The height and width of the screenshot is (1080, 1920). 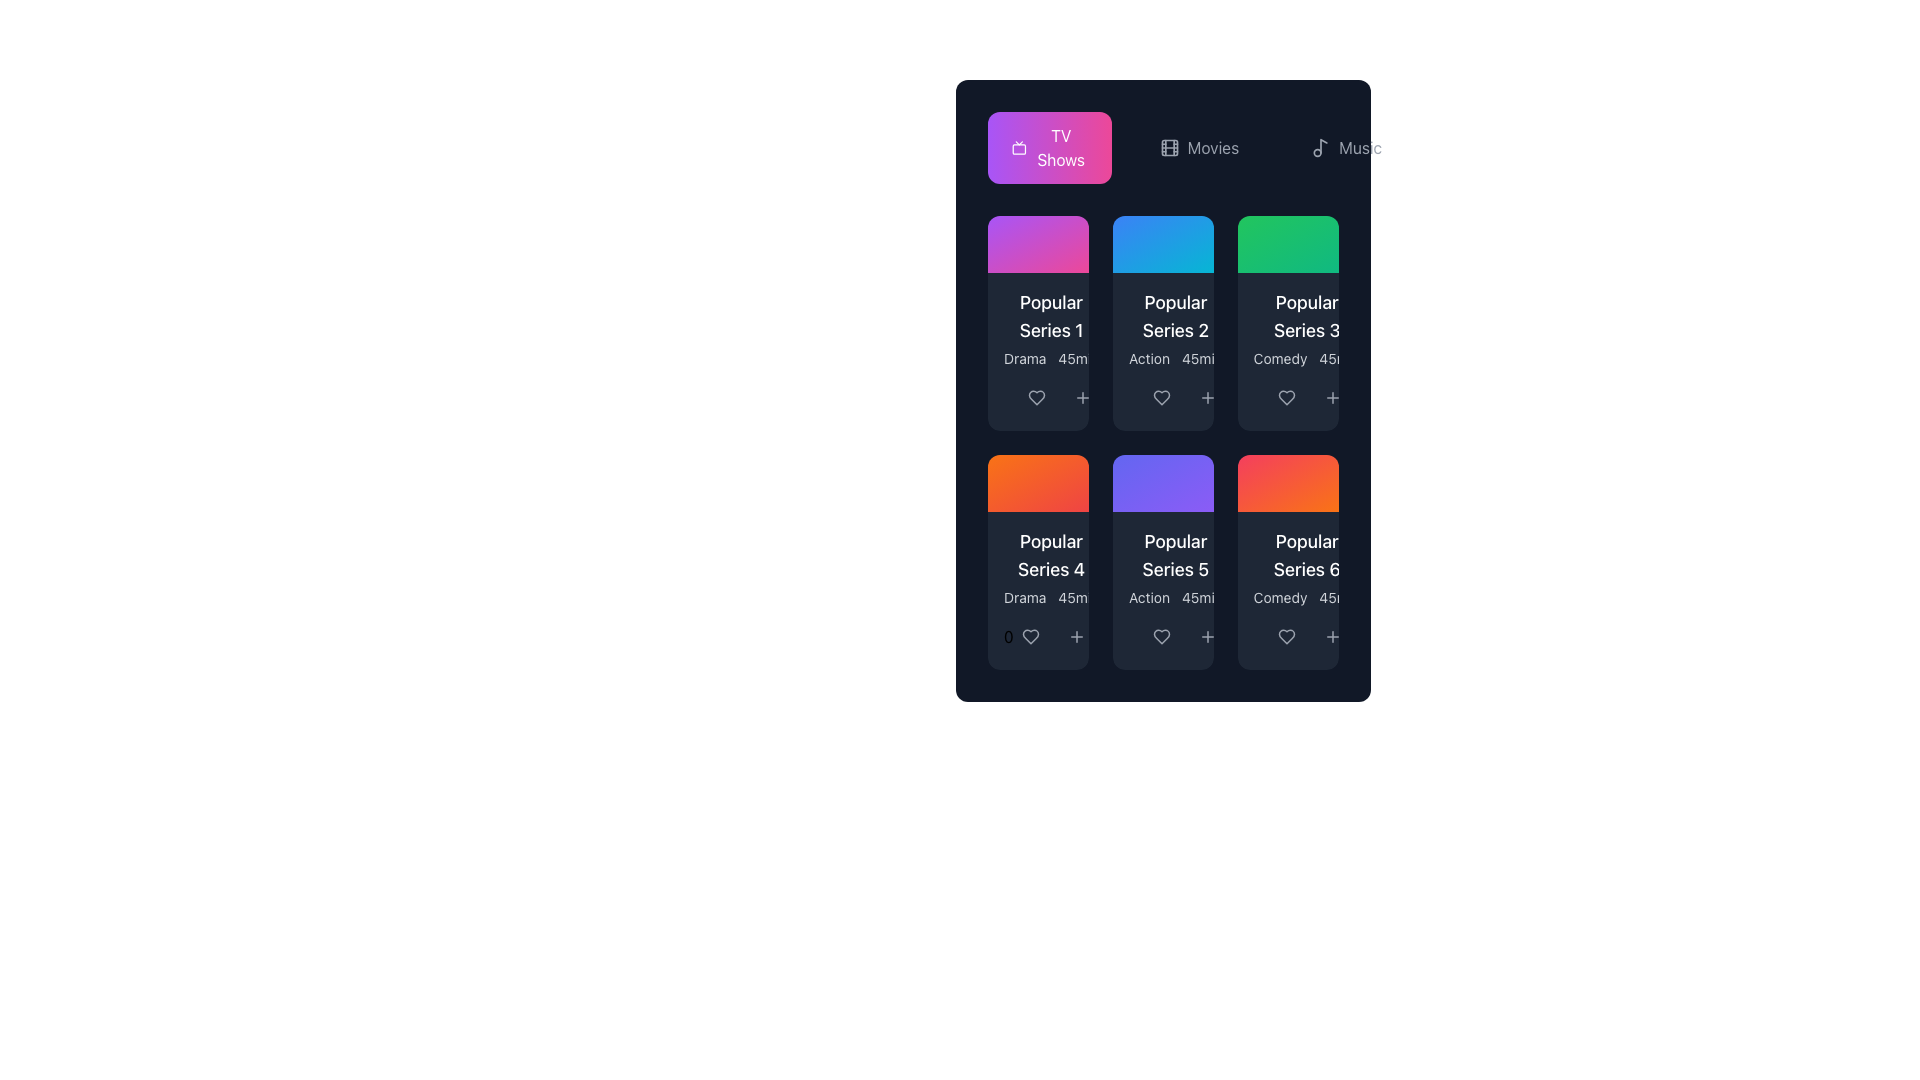 I want to click on the play button located at the center of the sixth card in the second row, third column of the grid, so click(x=1288, y=483).